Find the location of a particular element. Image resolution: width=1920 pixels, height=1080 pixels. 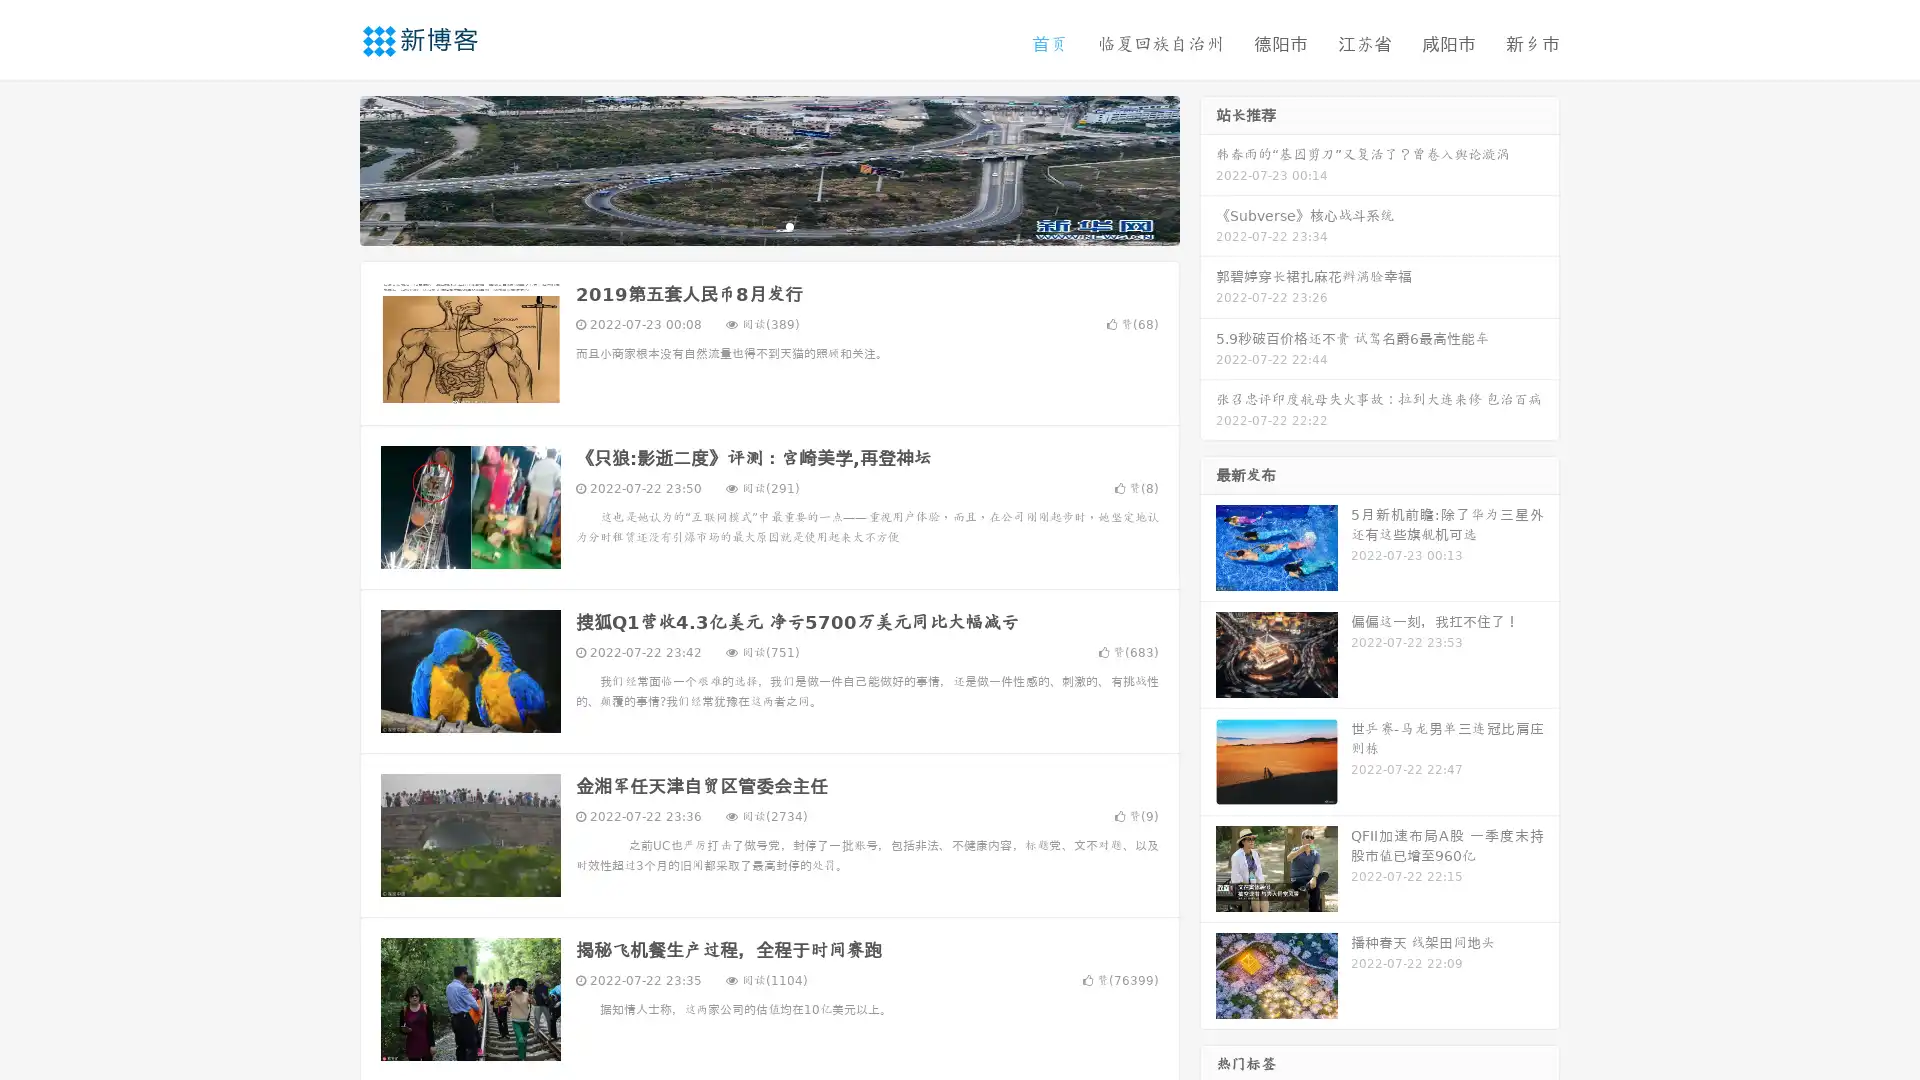

Go to slide 1 is located at coordinates (748, 225).